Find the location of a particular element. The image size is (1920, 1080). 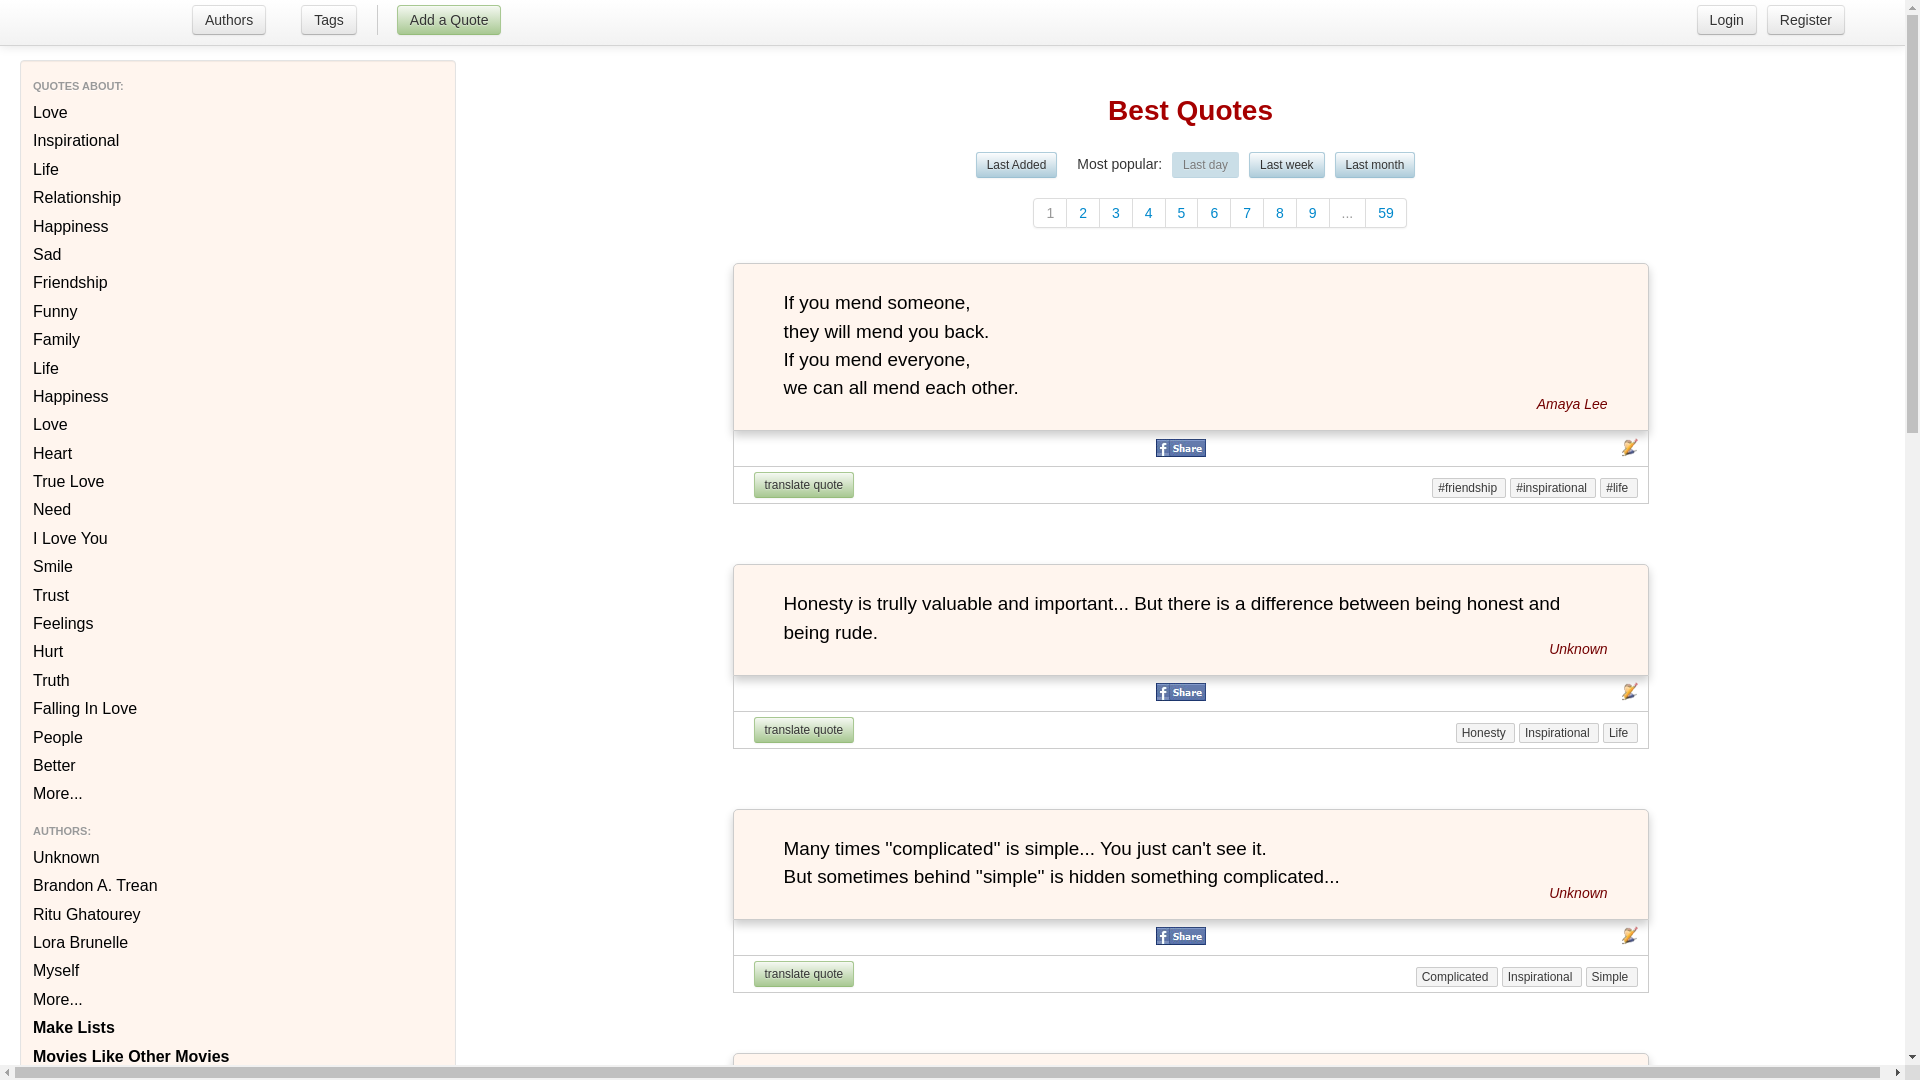

'Unknown' is located at coordinates (1577, 648).